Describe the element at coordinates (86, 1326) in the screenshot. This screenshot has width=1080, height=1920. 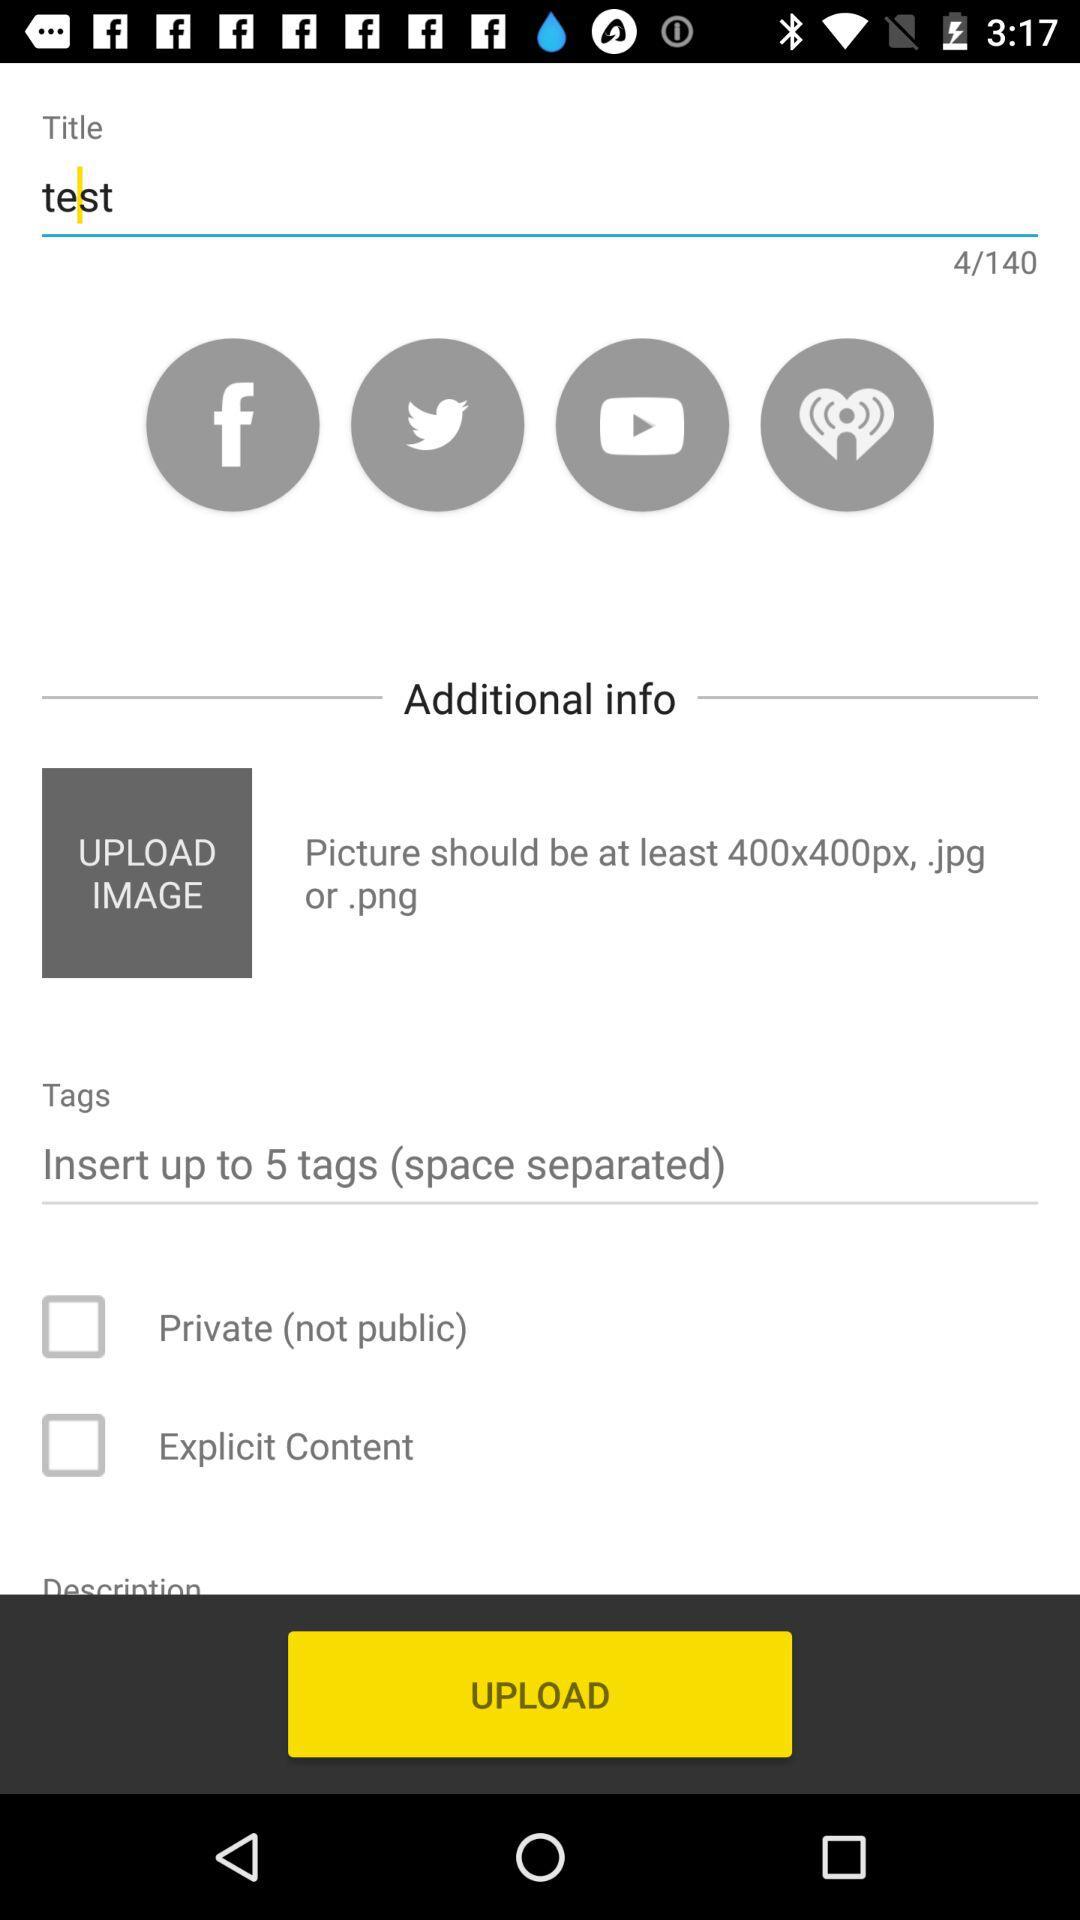
I see `item` at that location.